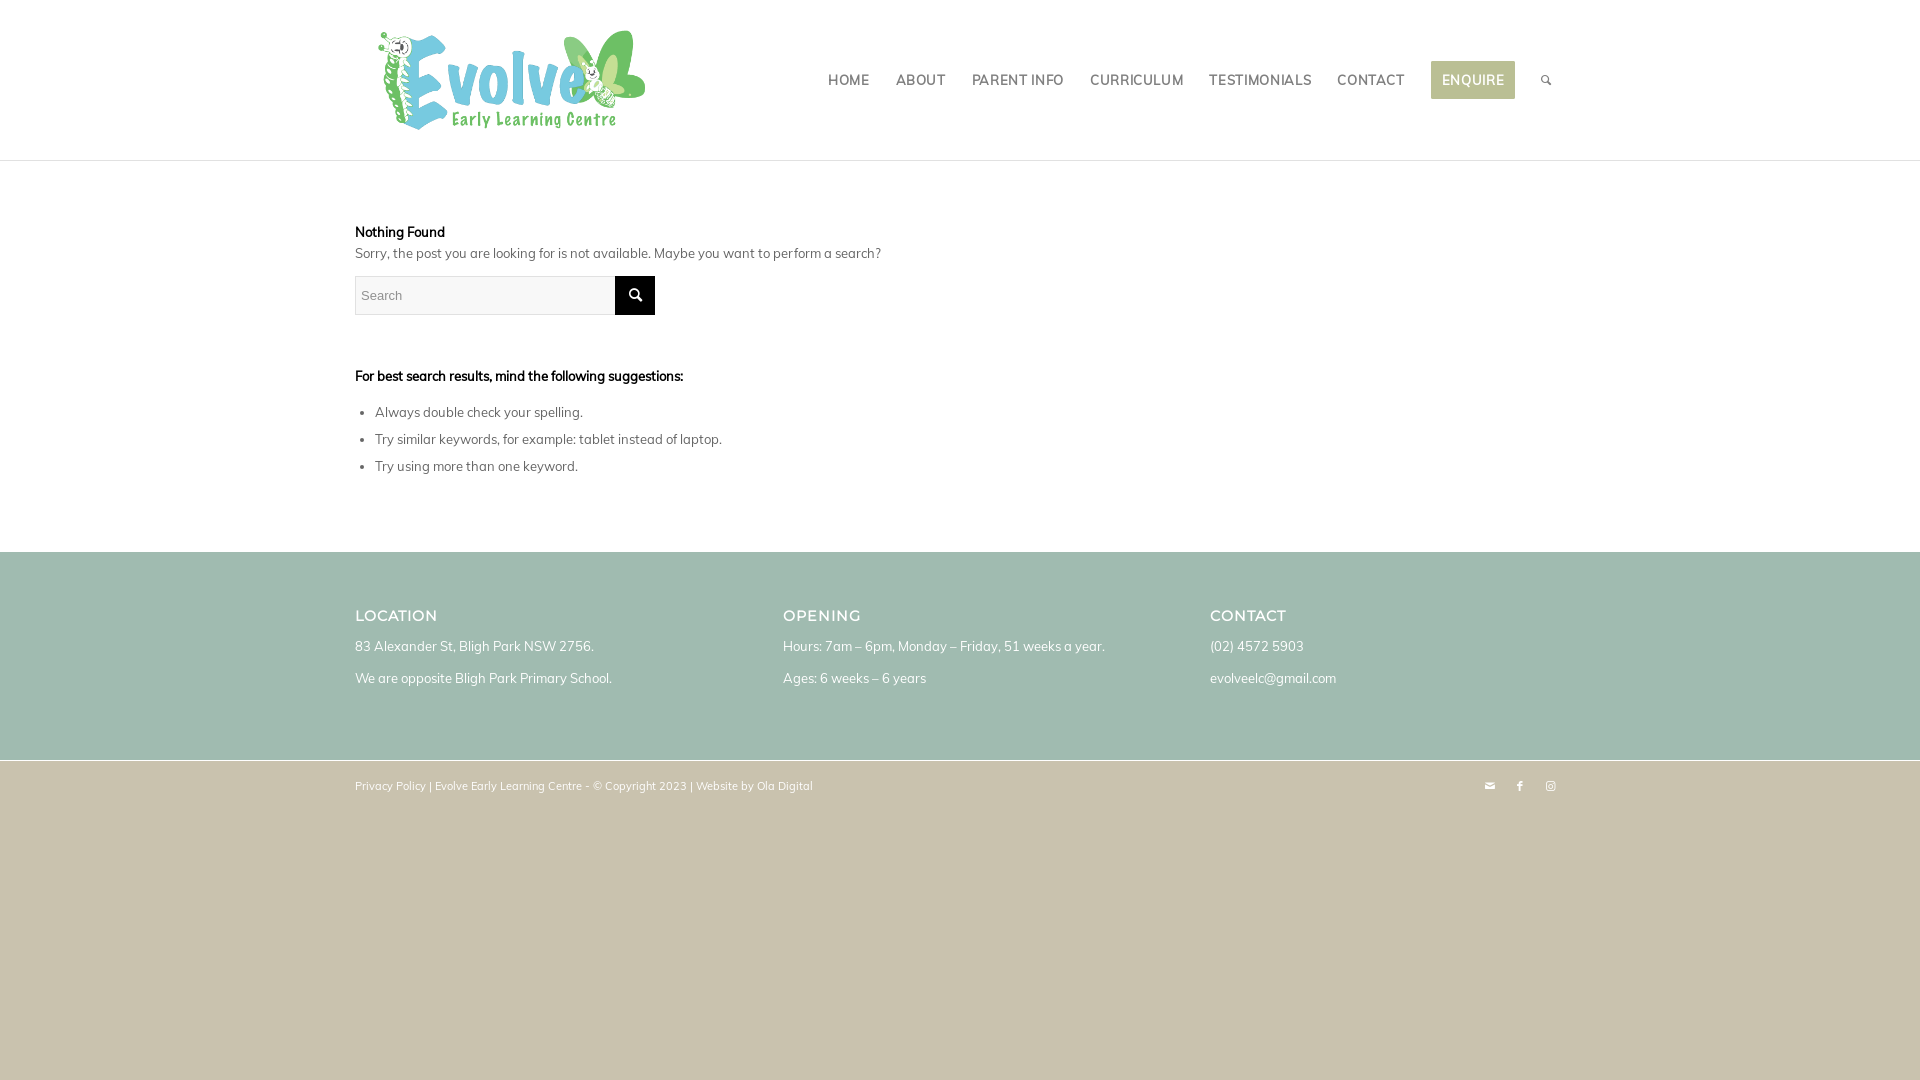 Image resolution: width=1920 pixels, height=1080 pixels. I want to click on 'Instagram', so click(1549, 785).